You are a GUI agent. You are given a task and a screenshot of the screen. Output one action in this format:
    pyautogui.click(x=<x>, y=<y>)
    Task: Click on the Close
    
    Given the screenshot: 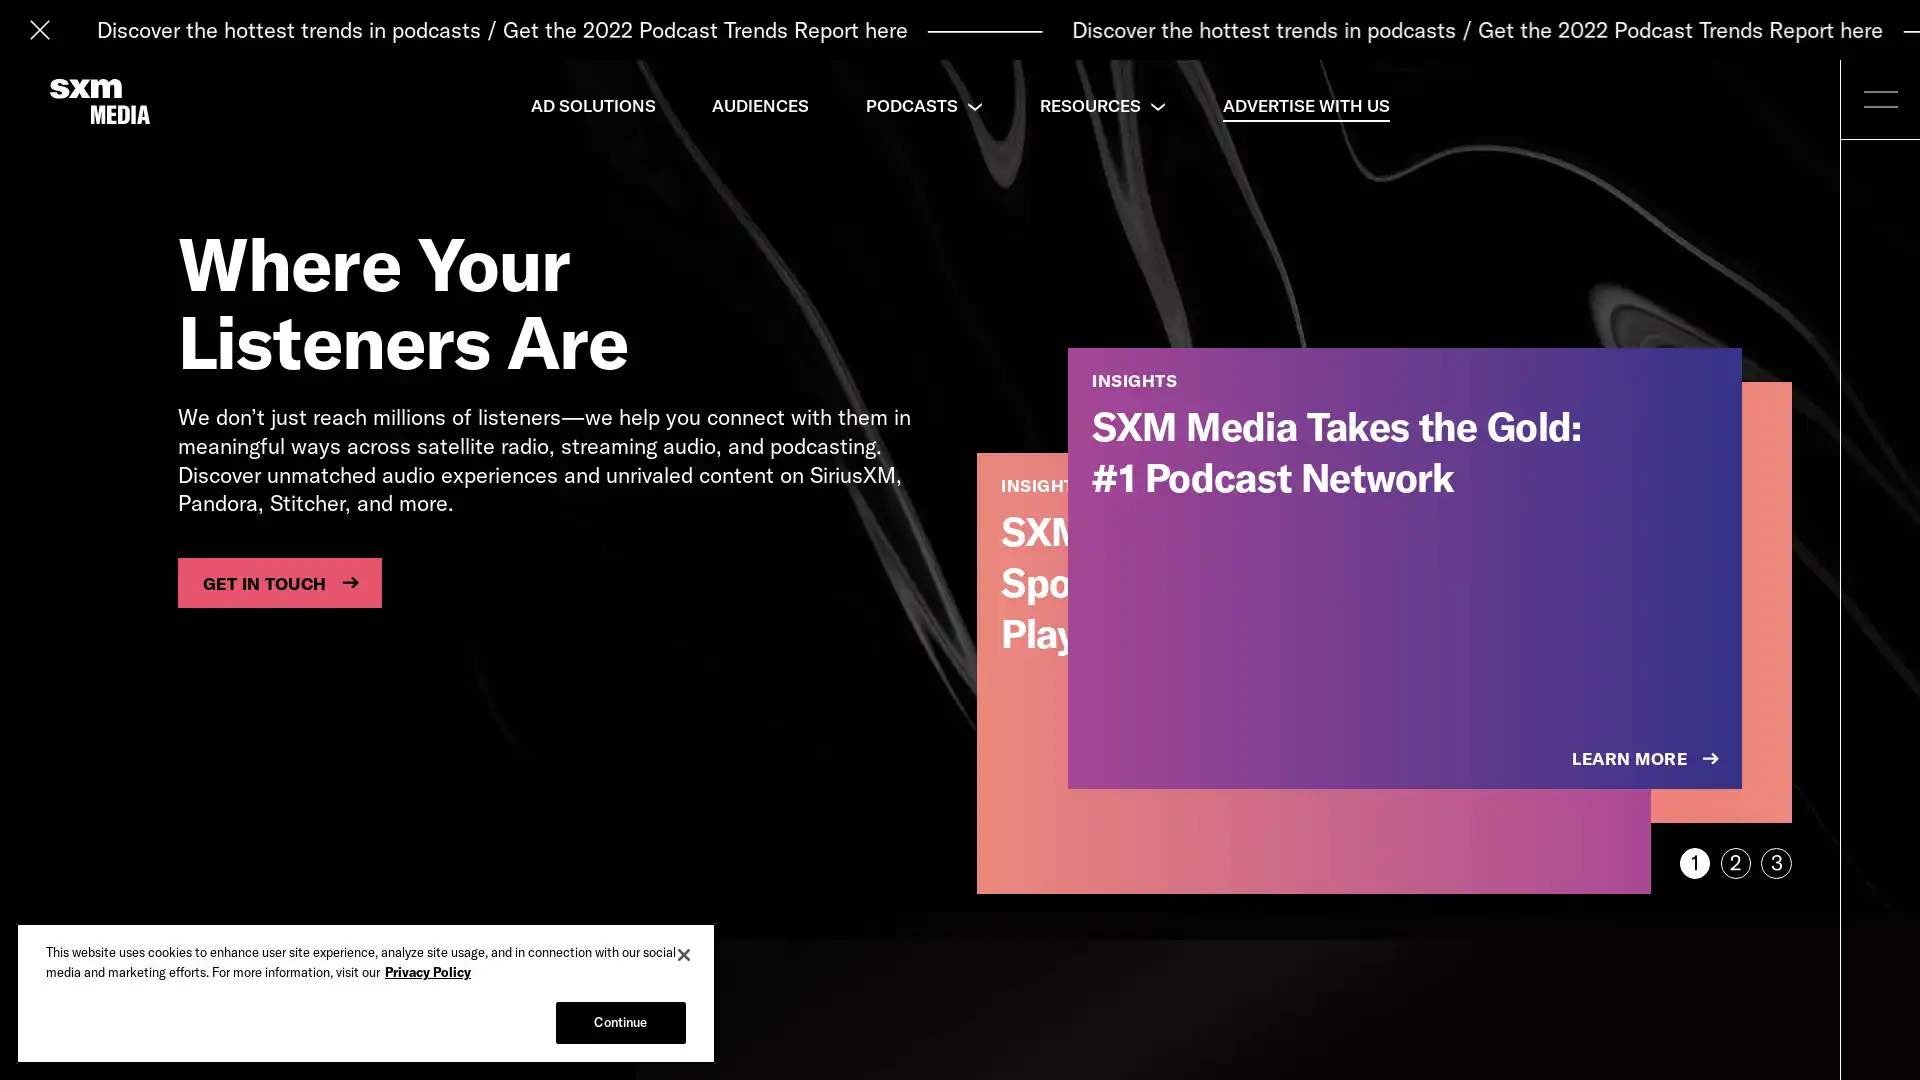 What is the action you would take?
    pyautogui.click(x=684, y=954)
    